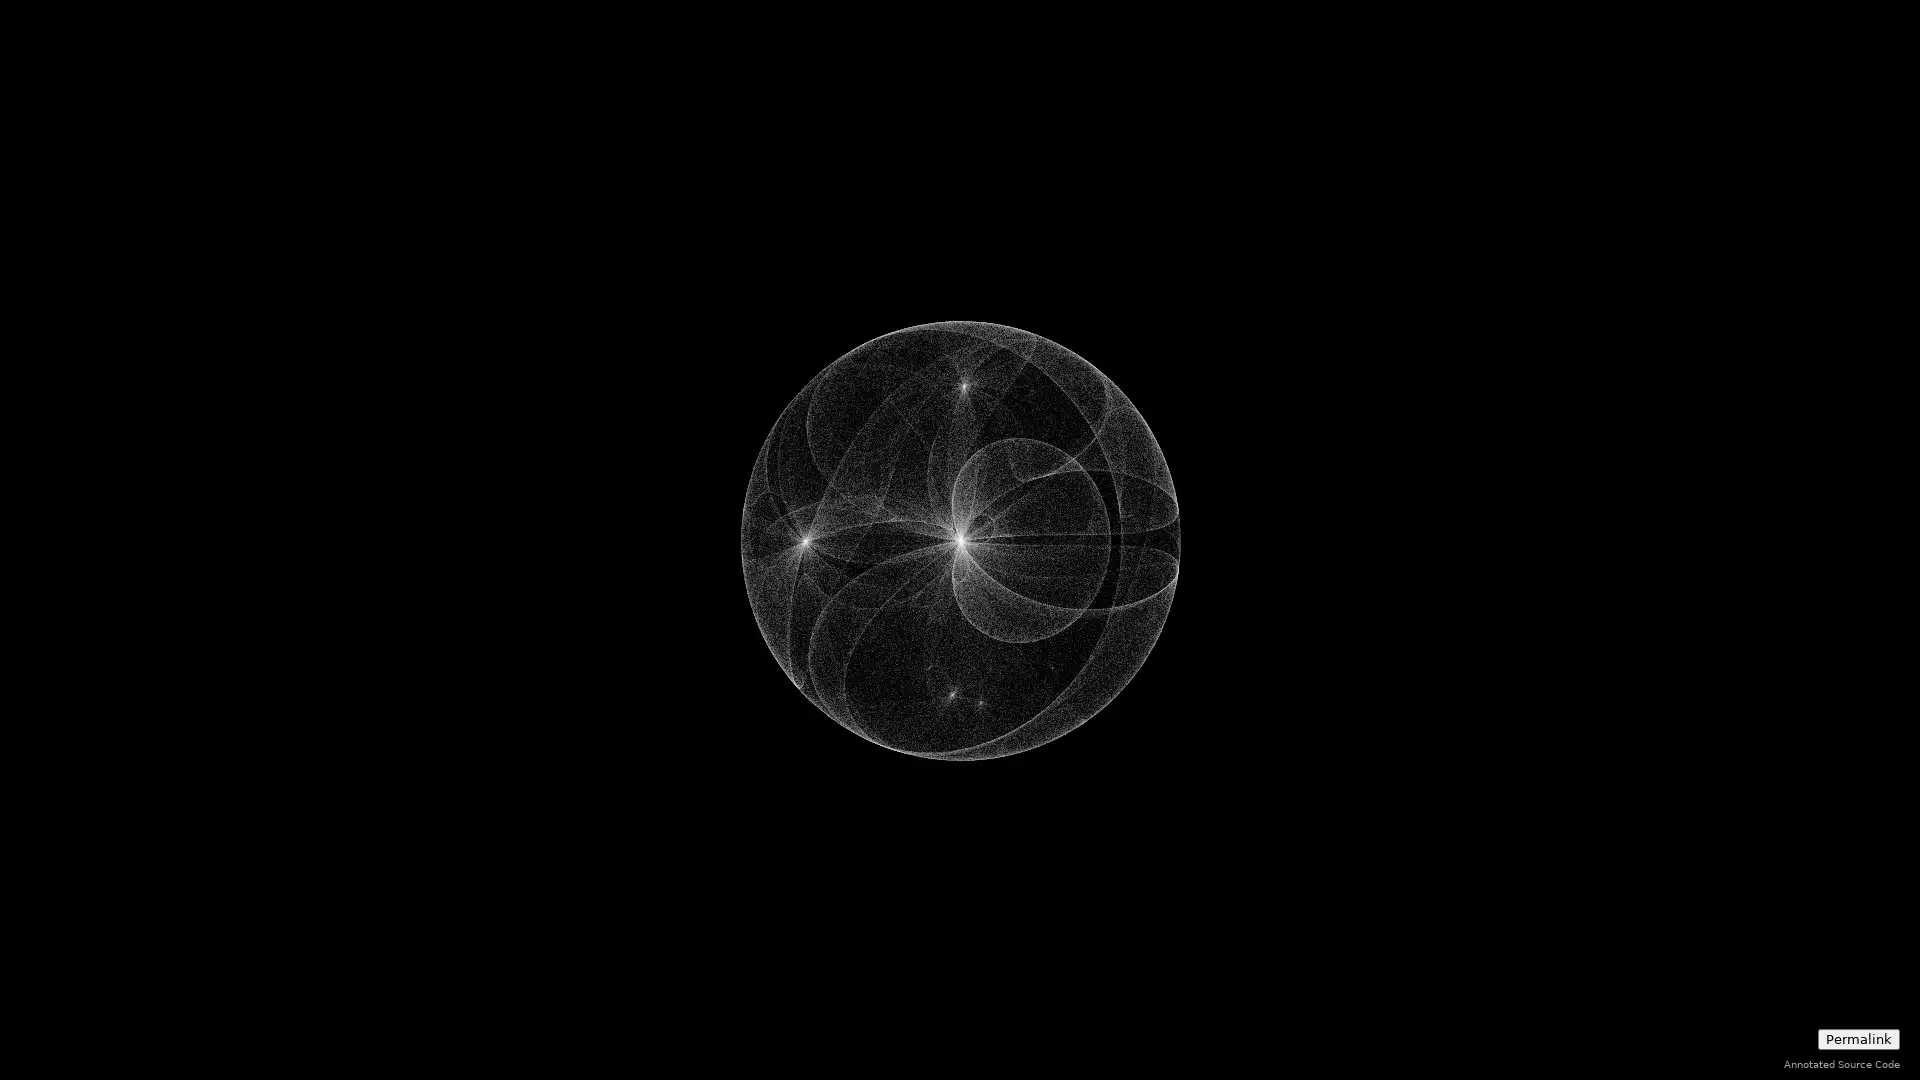 The width and height of the screenshot is (1920, 1080). What do you see at coordinates (1857, 1038) in the screenshot?
I see `Permalink` at bounding box center [1857, 1038].